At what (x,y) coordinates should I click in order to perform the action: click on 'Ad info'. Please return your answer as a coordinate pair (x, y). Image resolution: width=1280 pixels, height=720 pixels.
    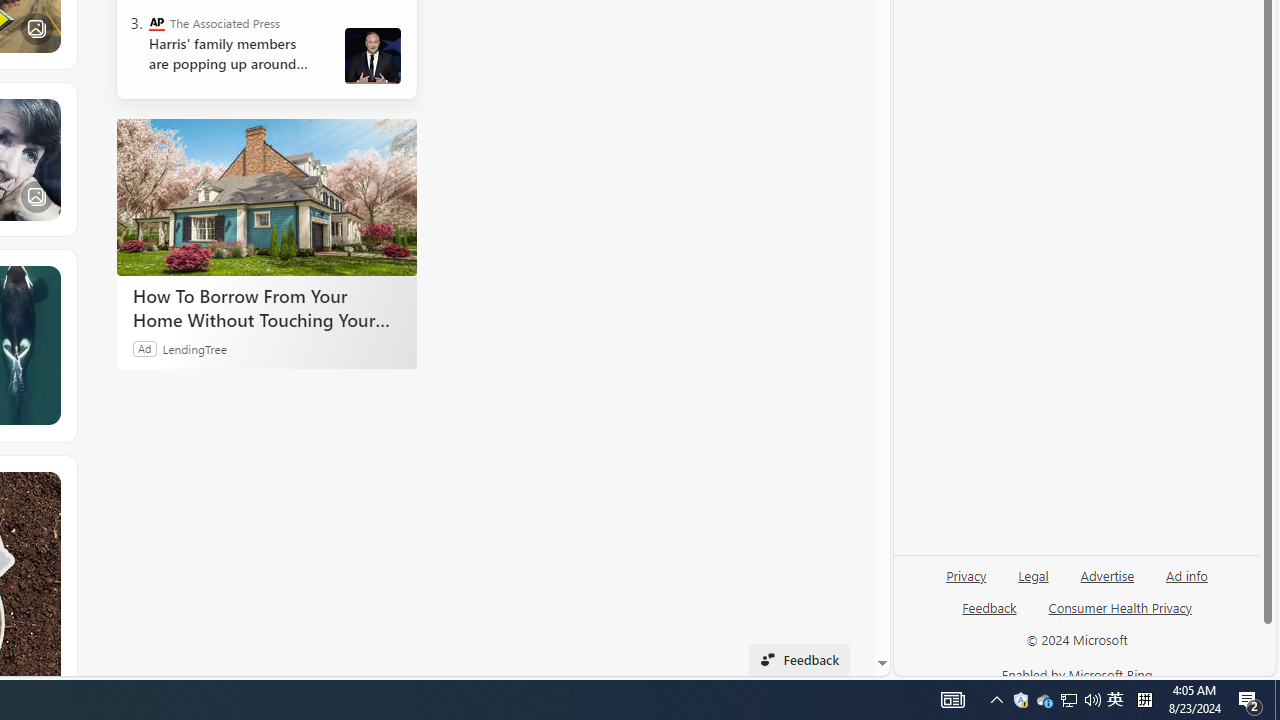
    Looking at the image, I should click on (1187, 574).